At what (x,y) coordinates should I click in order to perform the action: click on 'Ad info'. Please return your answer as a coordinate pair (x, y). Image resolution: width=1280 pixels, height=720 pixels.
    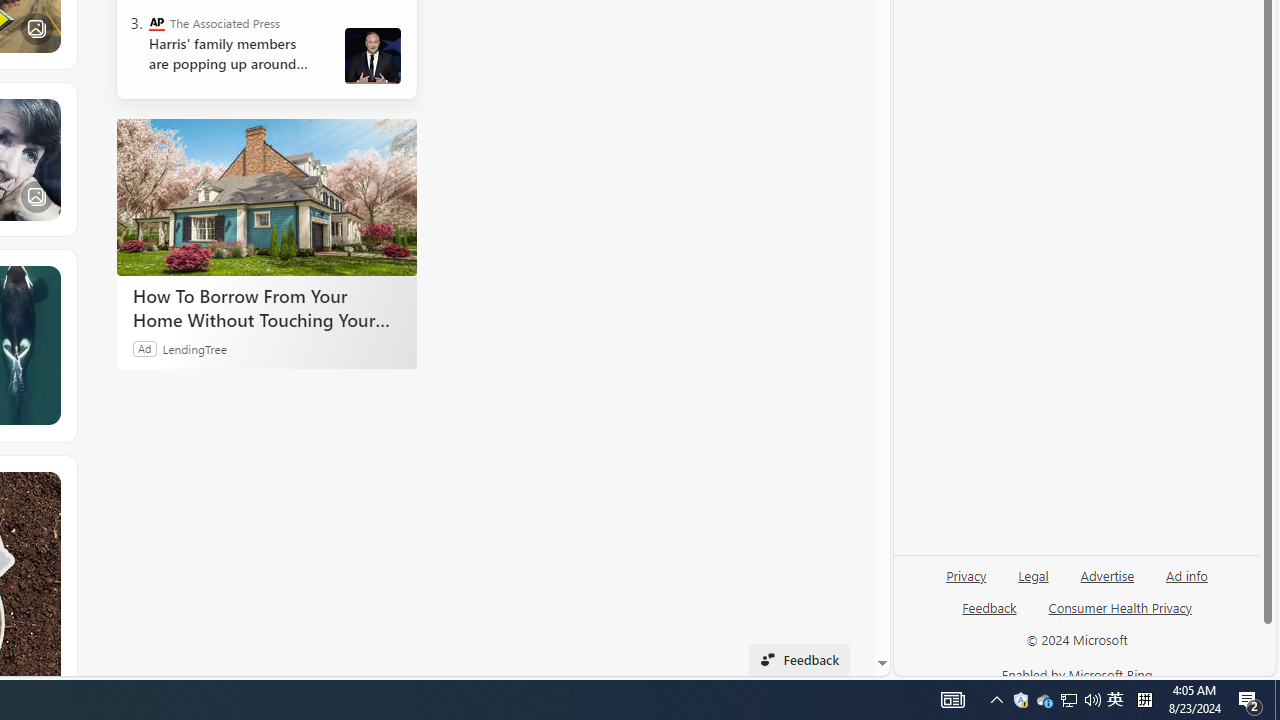
    Looking at the image, I should click on (1187, 574).